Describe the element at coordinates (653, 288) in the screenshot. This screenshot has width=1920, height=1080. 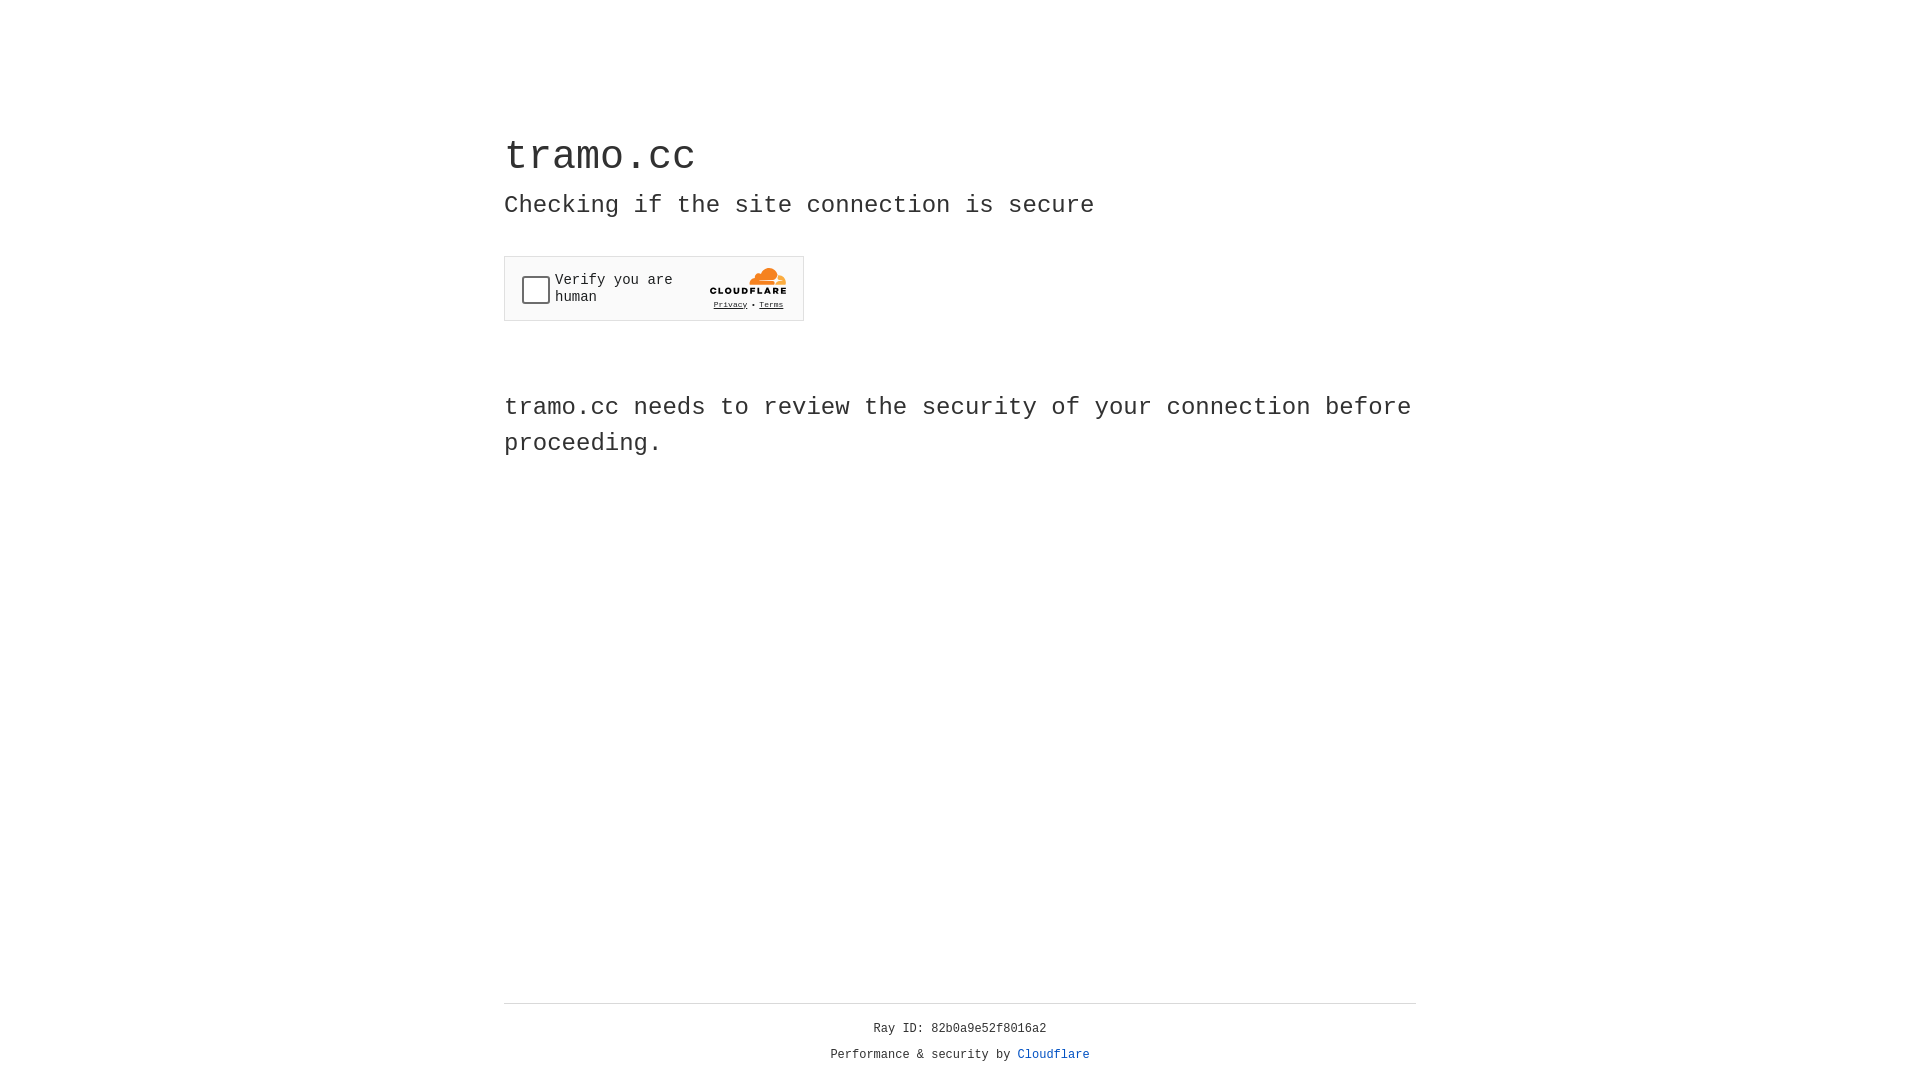
I see `'Widget containing a Cloudflare security challenge'` at that location.